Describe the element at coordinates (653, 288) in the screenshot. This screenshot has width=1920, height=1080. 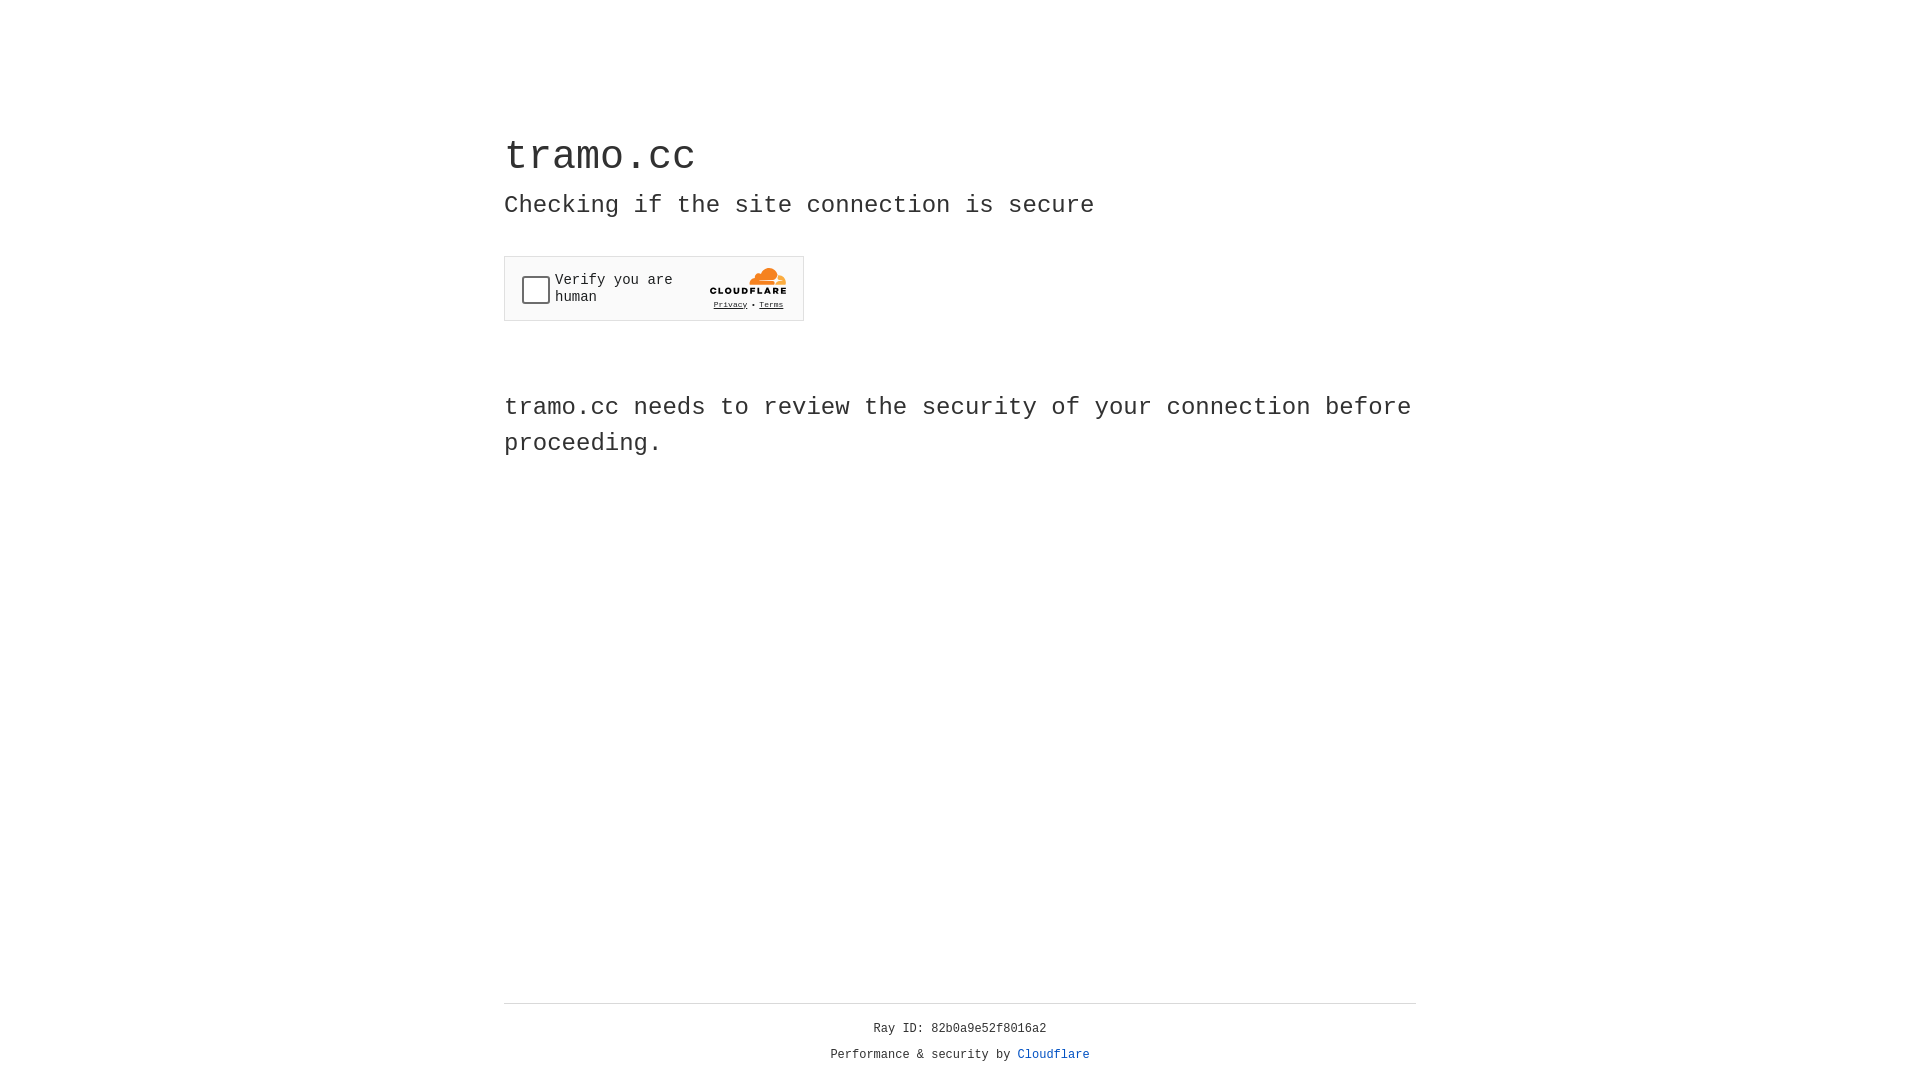
I see `'Widget containing a Cloudflare security challenge'` at that location.